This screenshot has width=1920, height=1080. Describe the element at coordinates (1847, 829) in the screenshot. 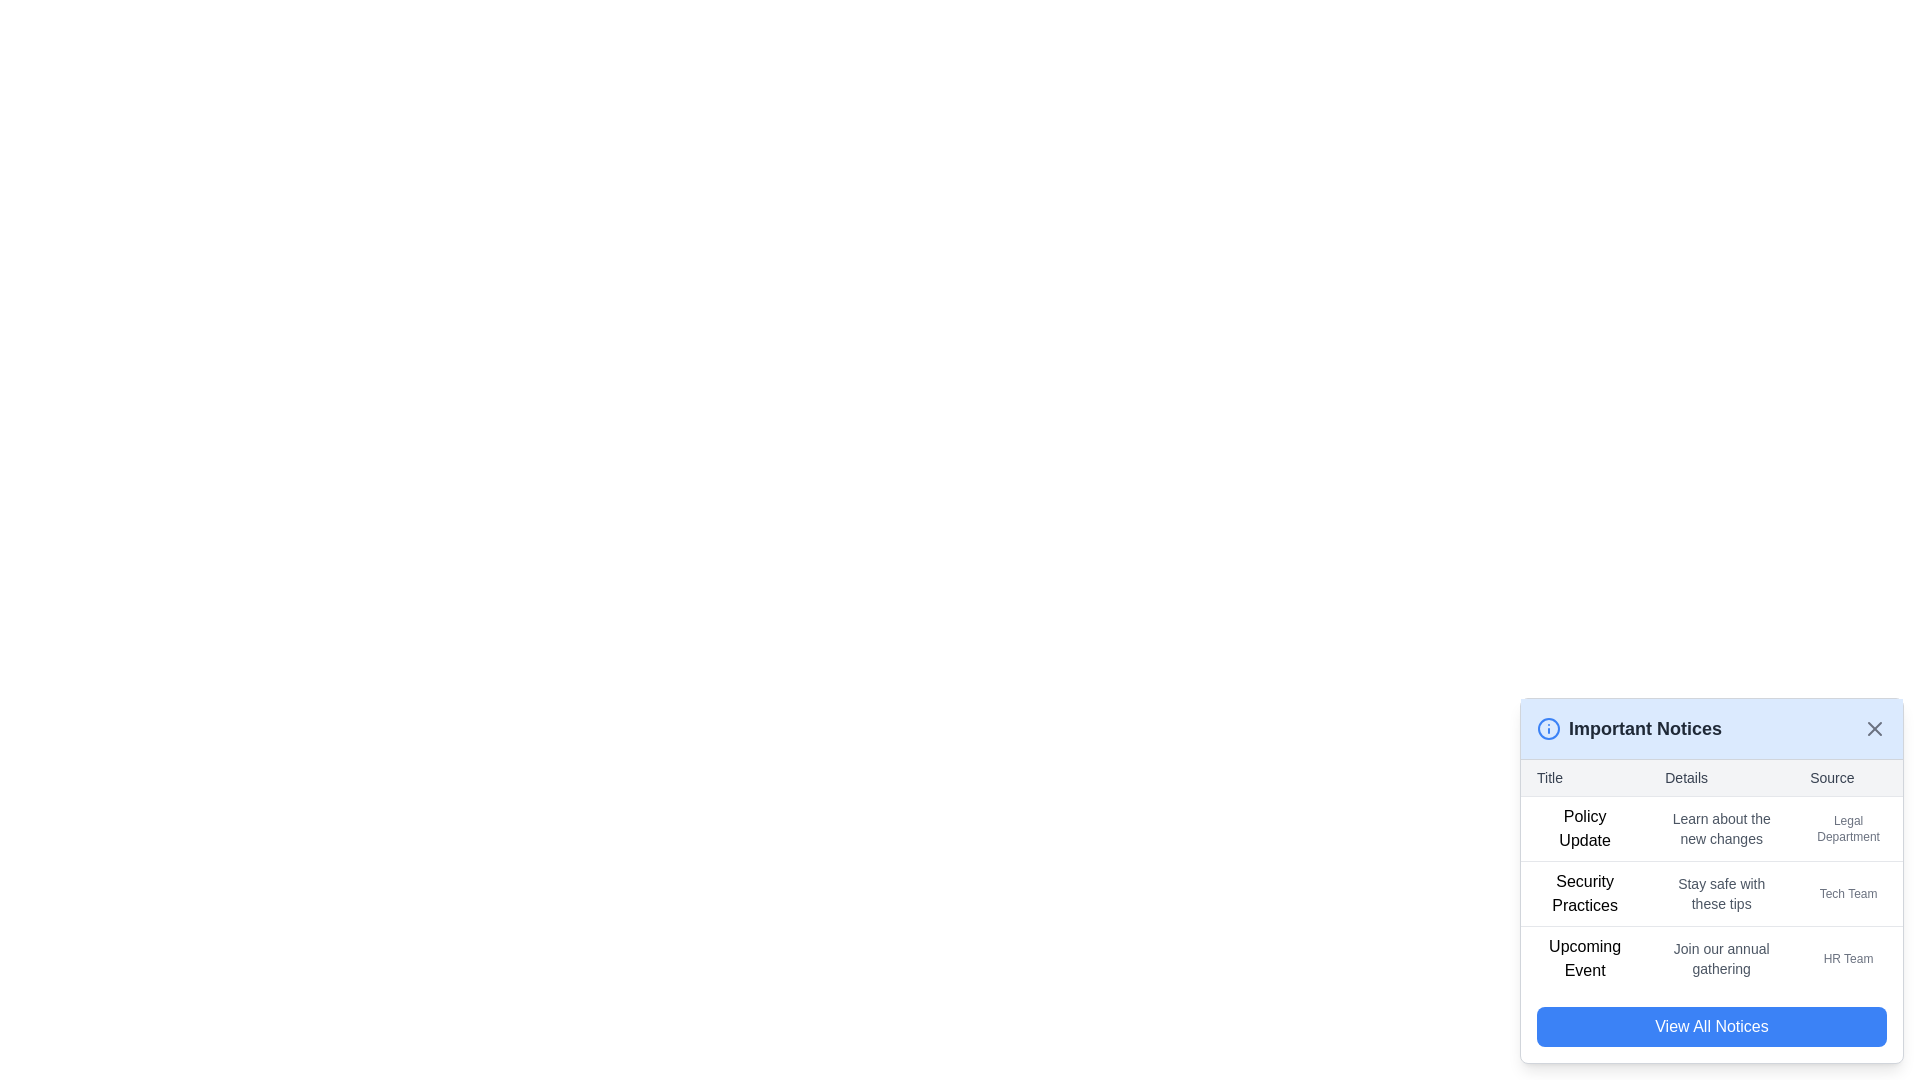

I see `the Text label that displays the source for the 'Policy Update' entry in the 'Source' column of the 'Important Notices' section, specifically the first row` at that location.